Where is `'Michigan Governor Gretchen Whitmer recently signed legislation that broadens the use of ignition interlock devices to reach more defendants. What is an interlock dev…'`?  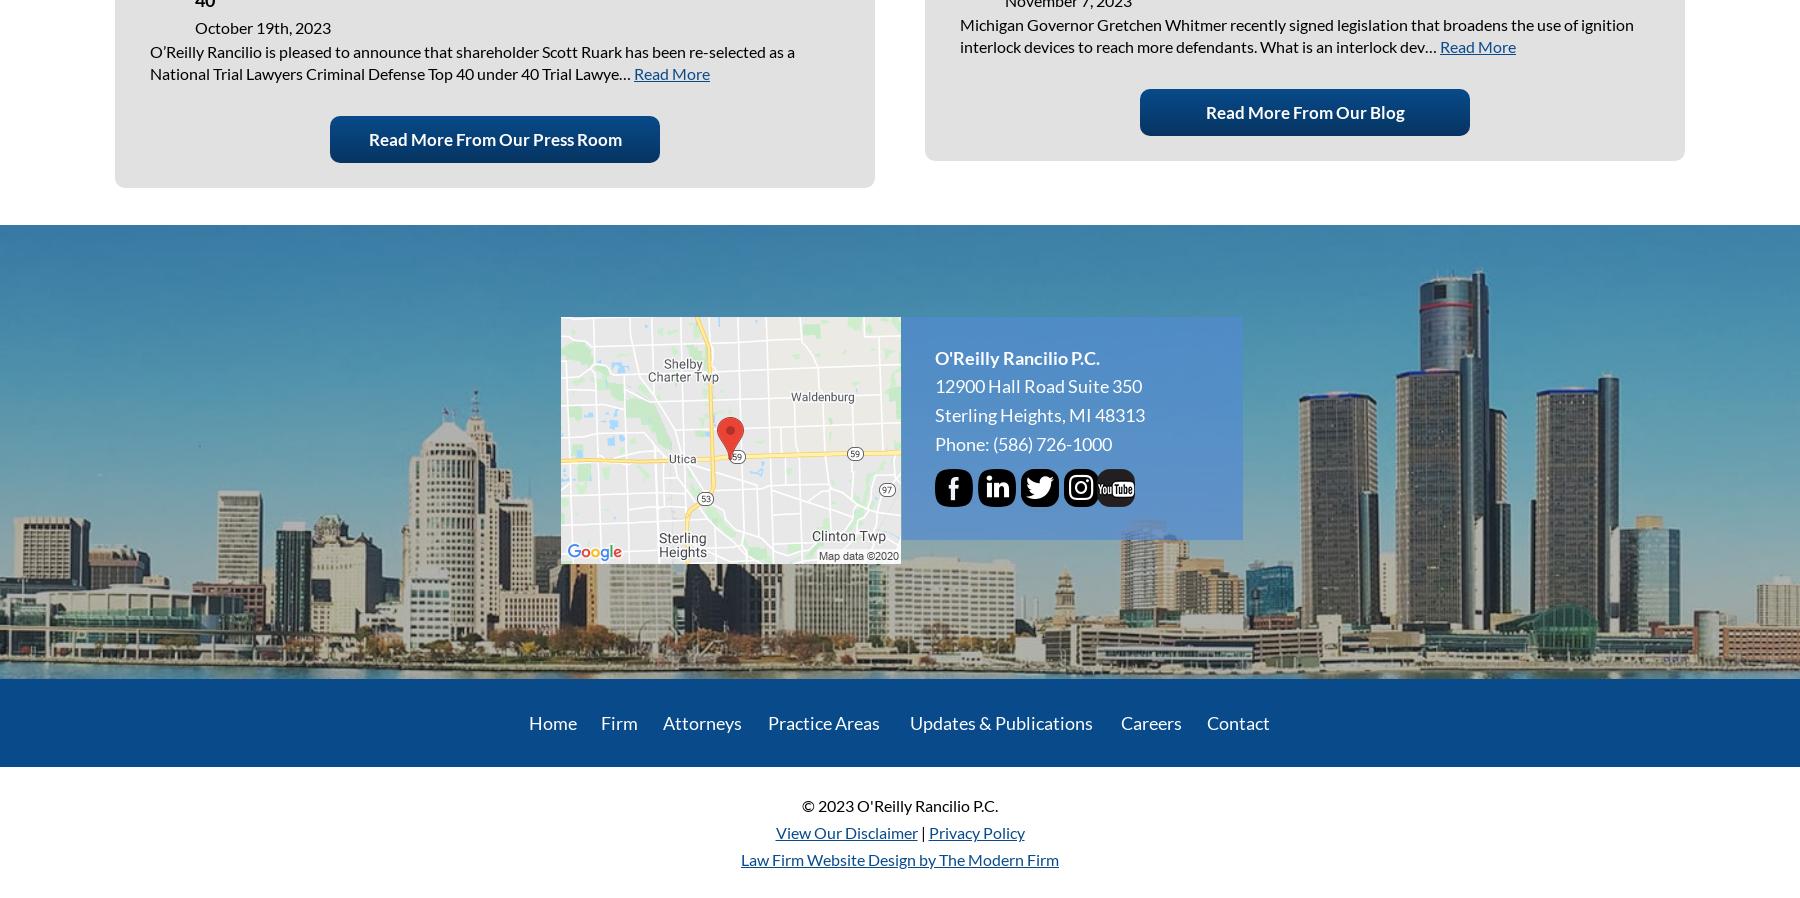
'Michigan Governor Gretchen Whitmer recently signed legislation that broadens the use of ignition interlock devices to reach more defendants. What is an interlock dev…' is located at coordinates (1297, 34).